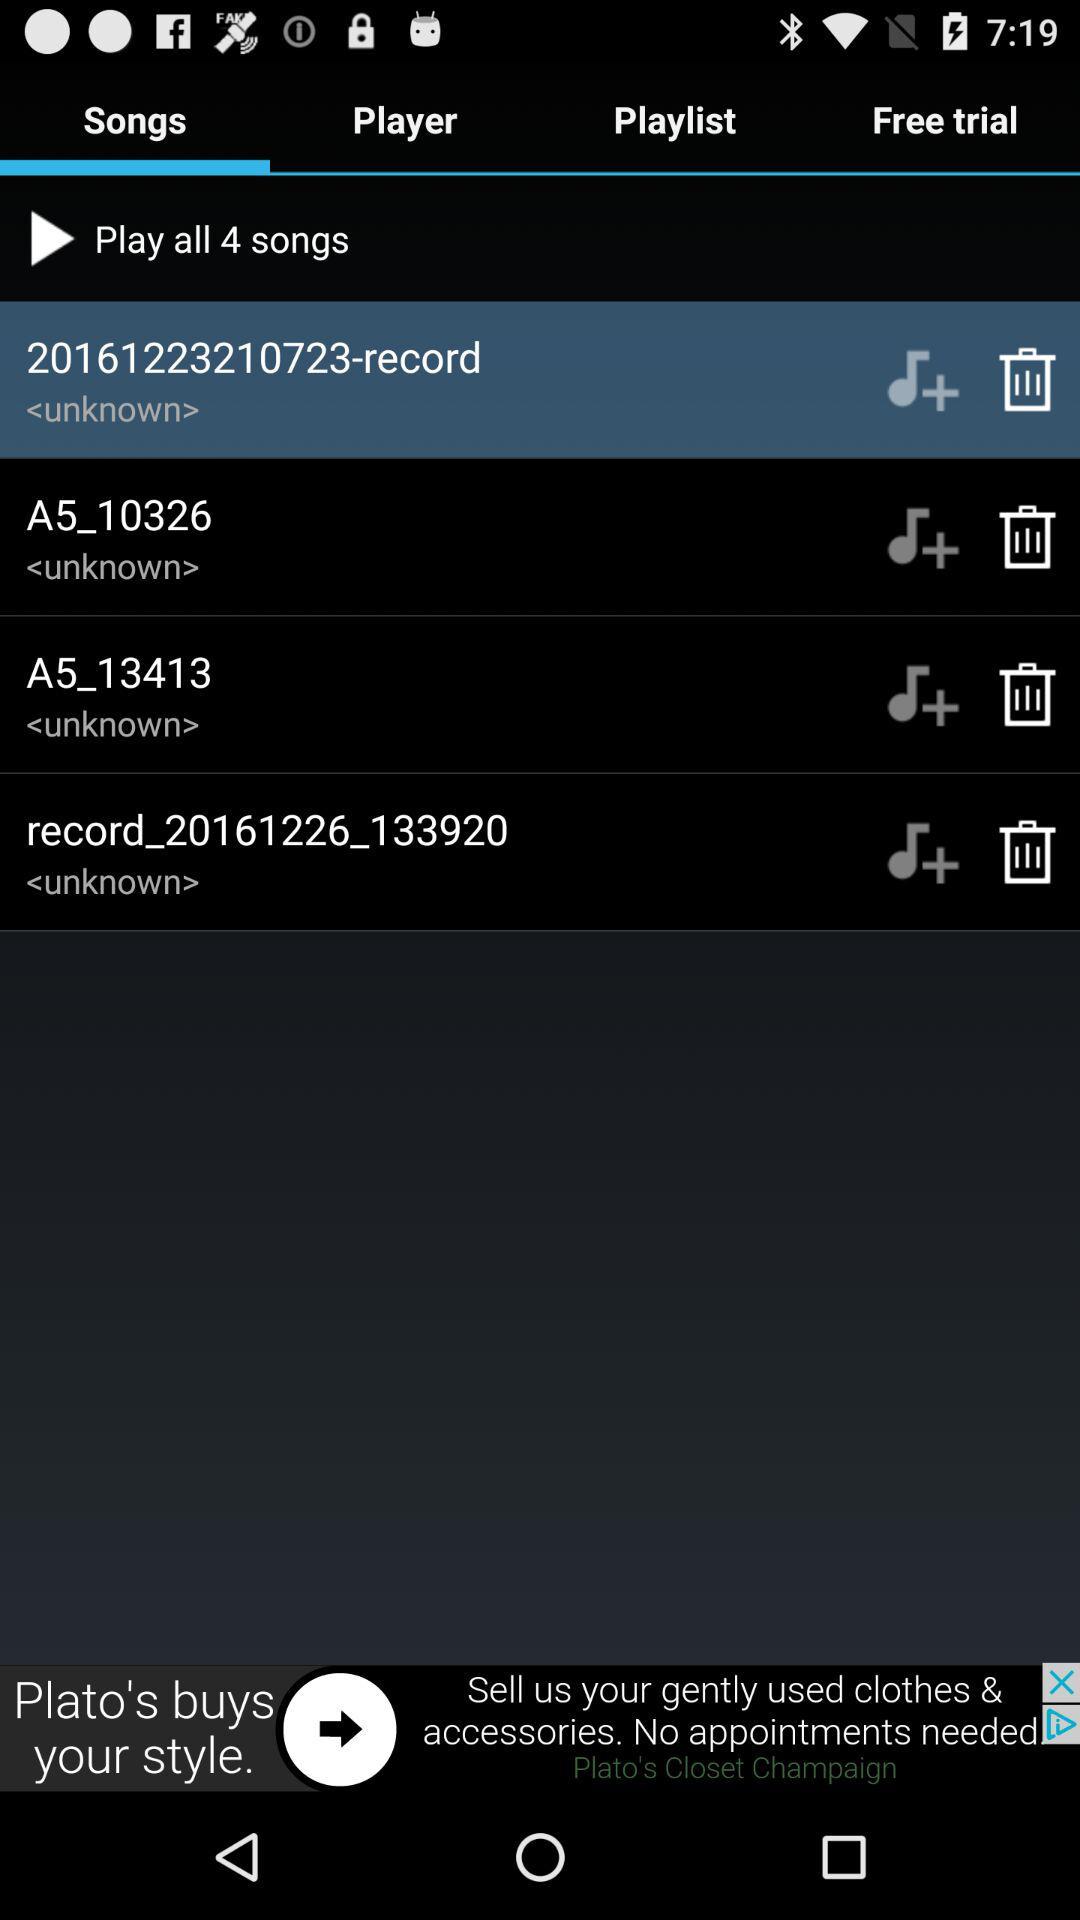 The width and height of the screenshot is (1080, 1920). What do you see at coordinates (1017, 379) in the screenshot?
I see `delete the record` at bounding box center [1017, 379].